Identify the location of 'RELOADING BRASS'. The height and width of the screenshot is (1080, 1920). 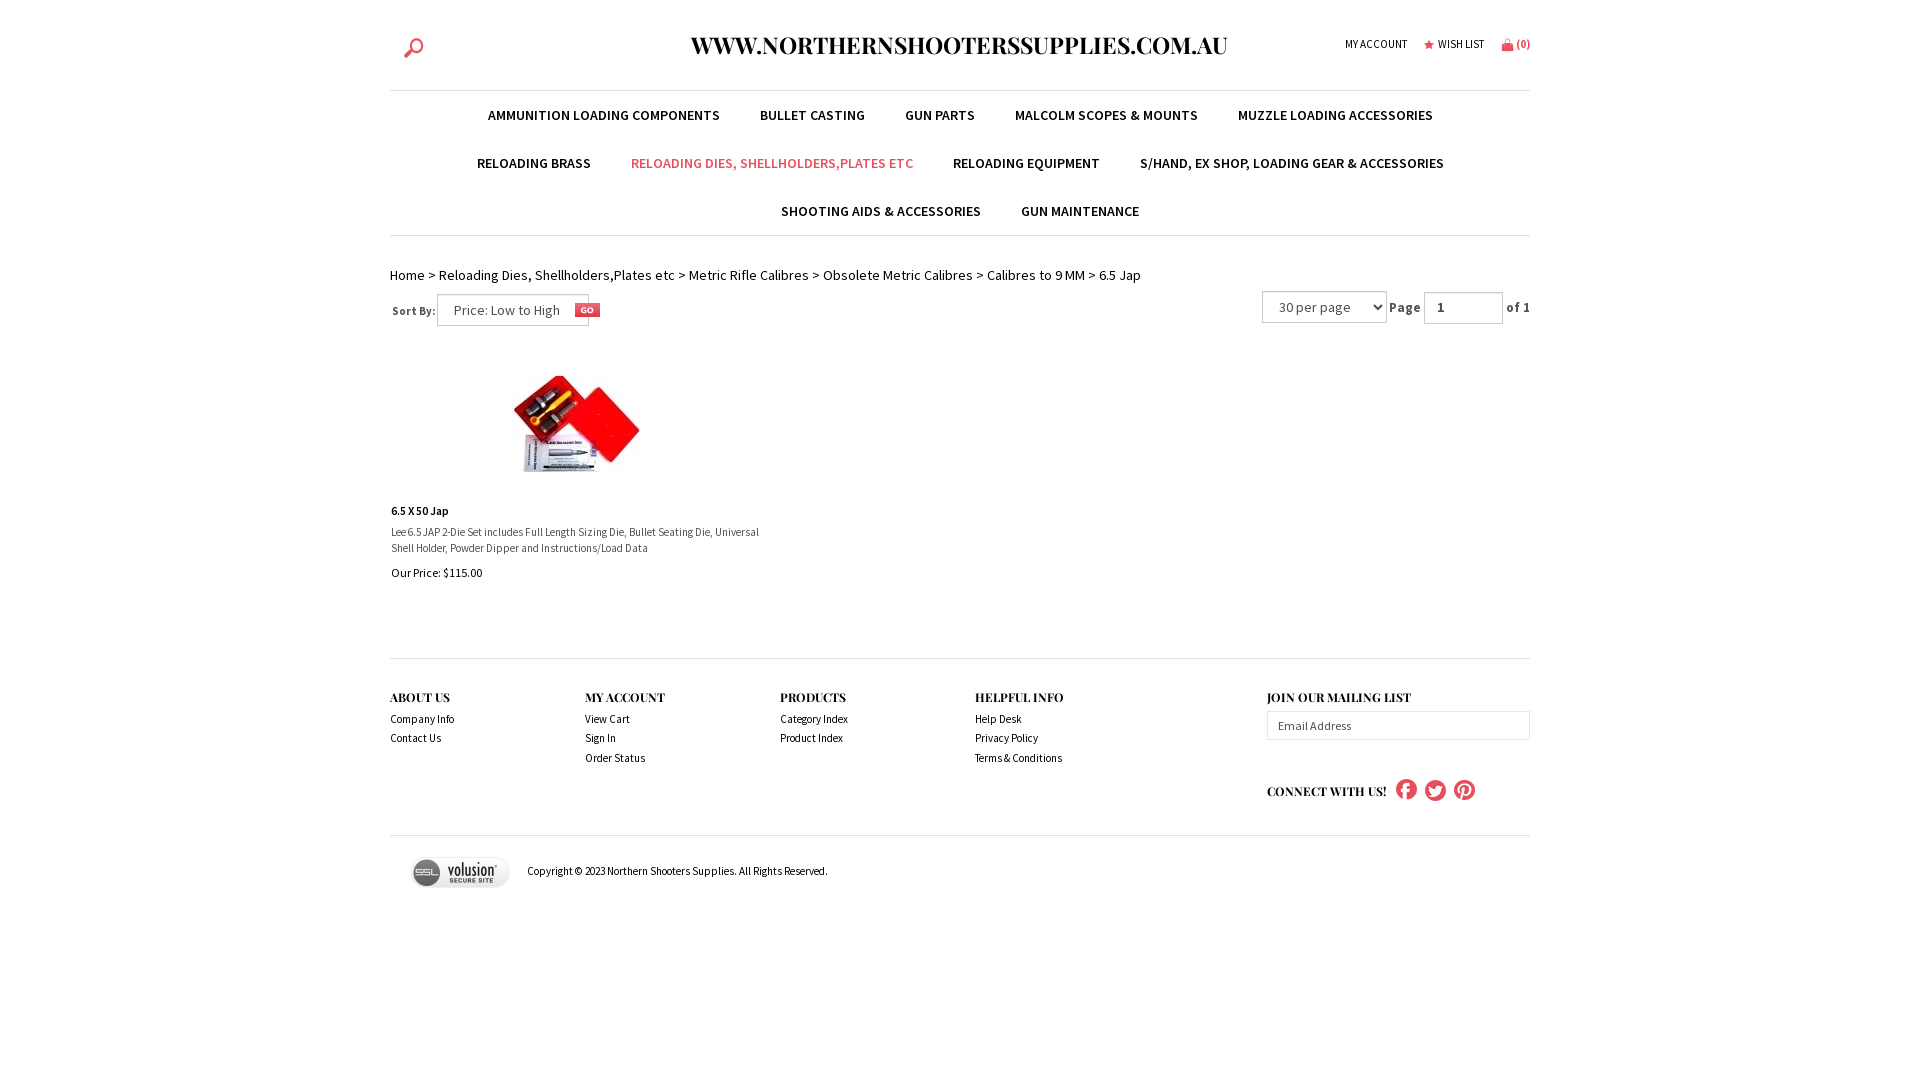
(532, 161).